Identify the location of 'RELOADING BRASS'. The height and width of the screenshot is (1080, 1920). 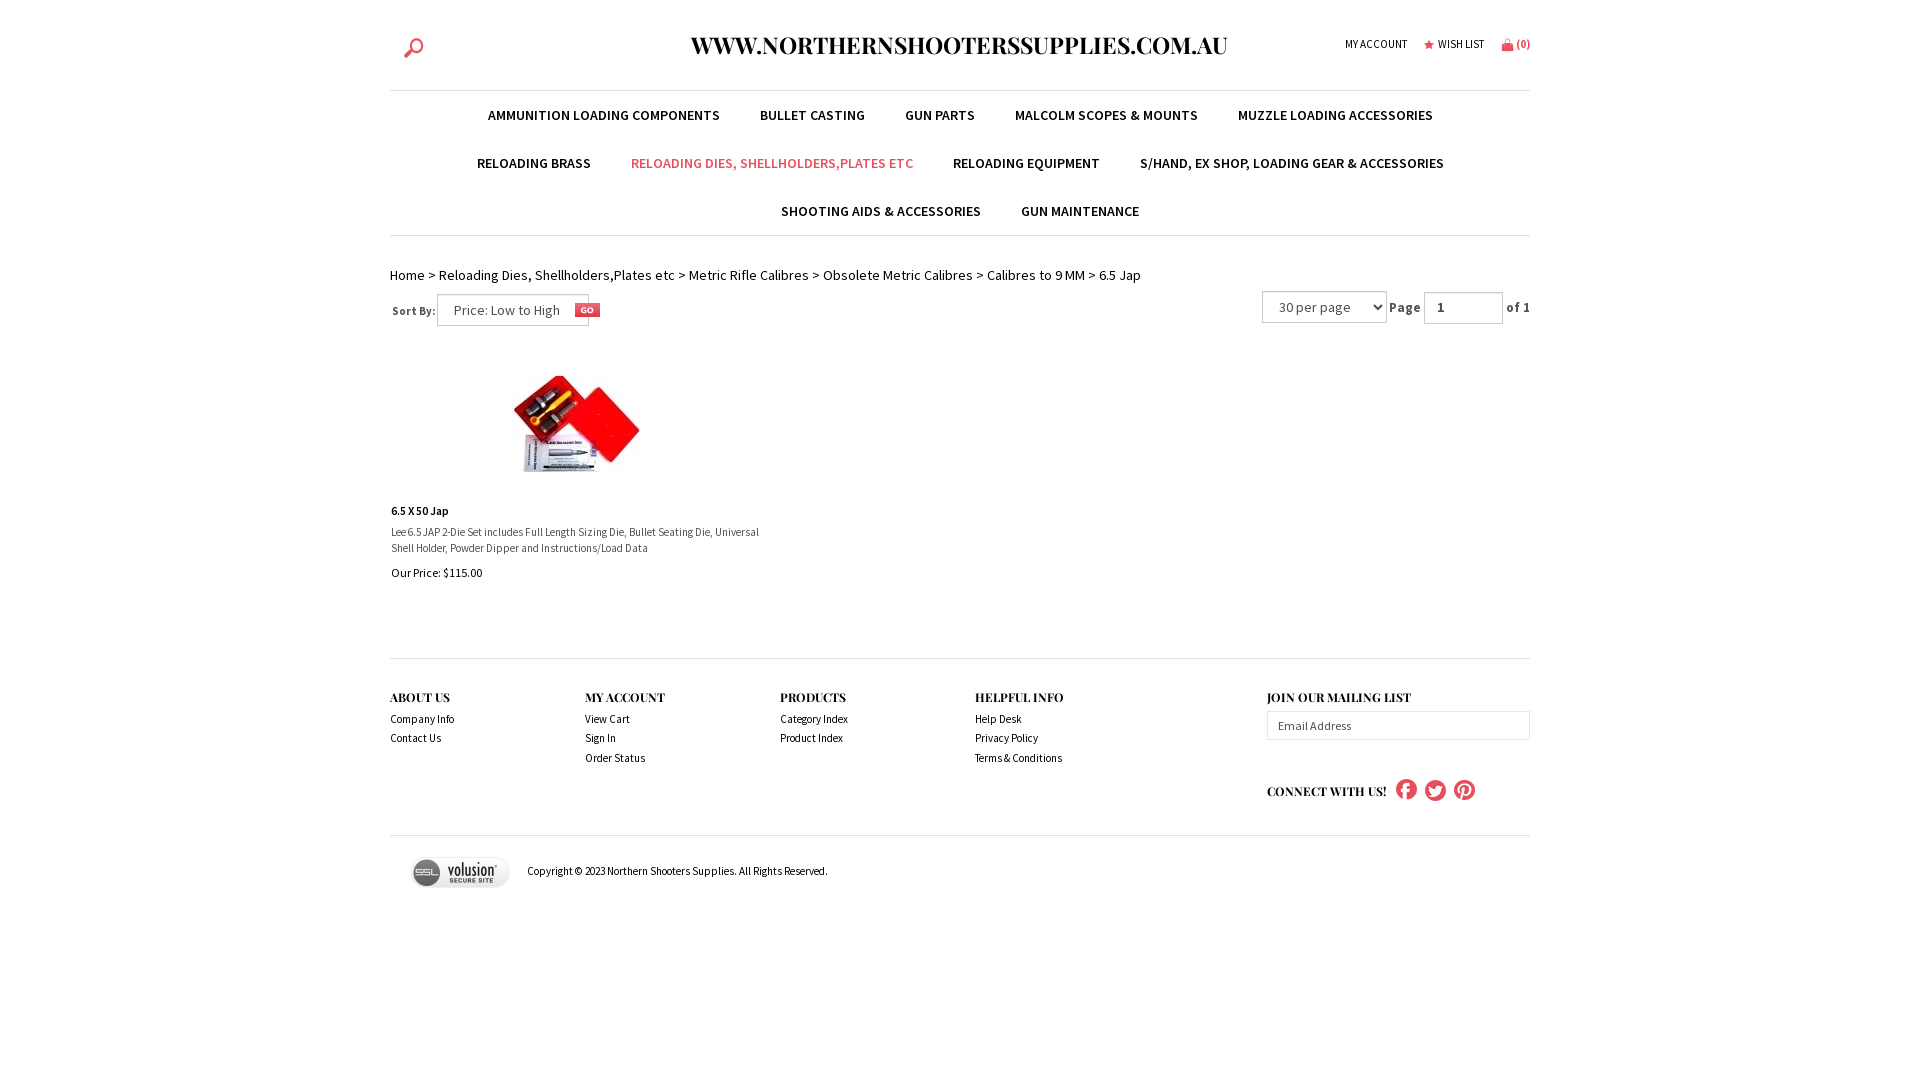
(532, 161).